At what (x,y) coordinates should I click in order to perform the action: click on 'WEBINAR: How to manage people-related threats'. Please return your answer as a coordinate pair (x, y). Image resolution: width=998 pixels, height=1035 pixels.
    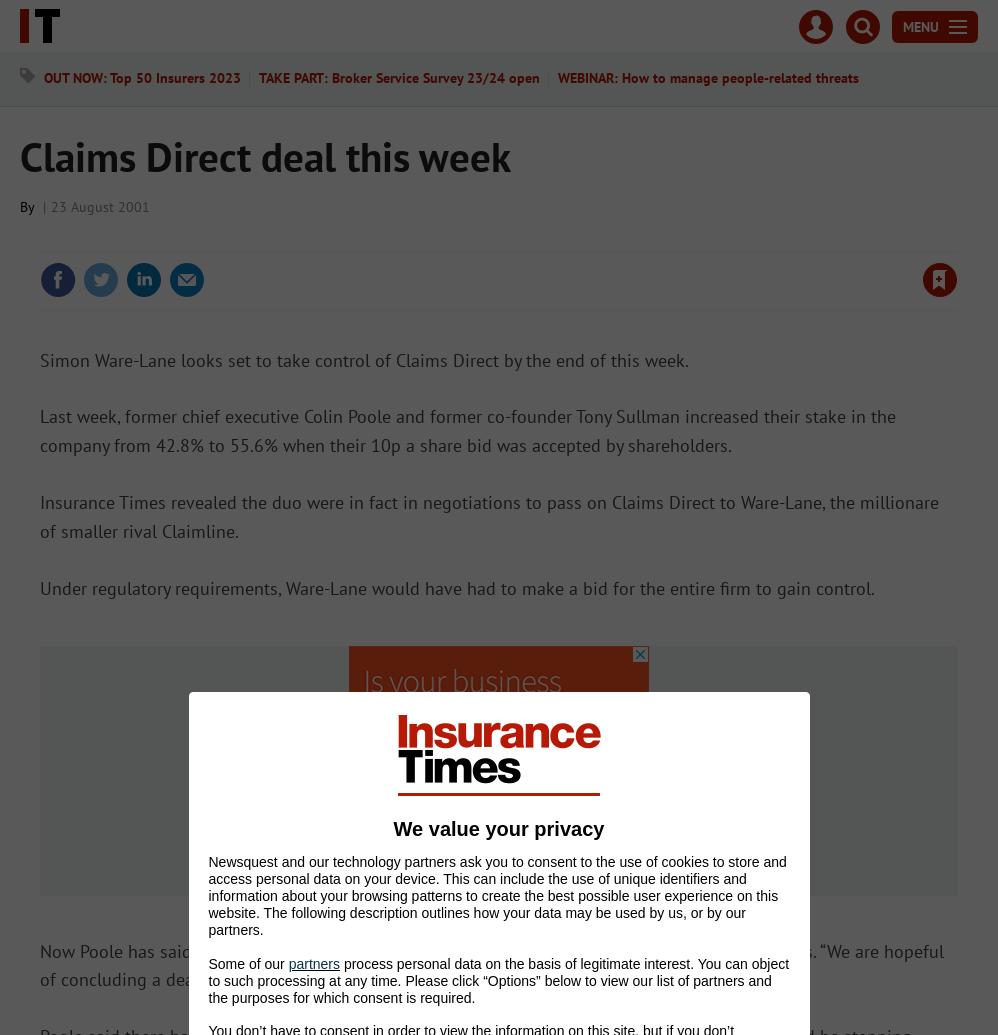
    Looking at the image, I should click on (556, 78).